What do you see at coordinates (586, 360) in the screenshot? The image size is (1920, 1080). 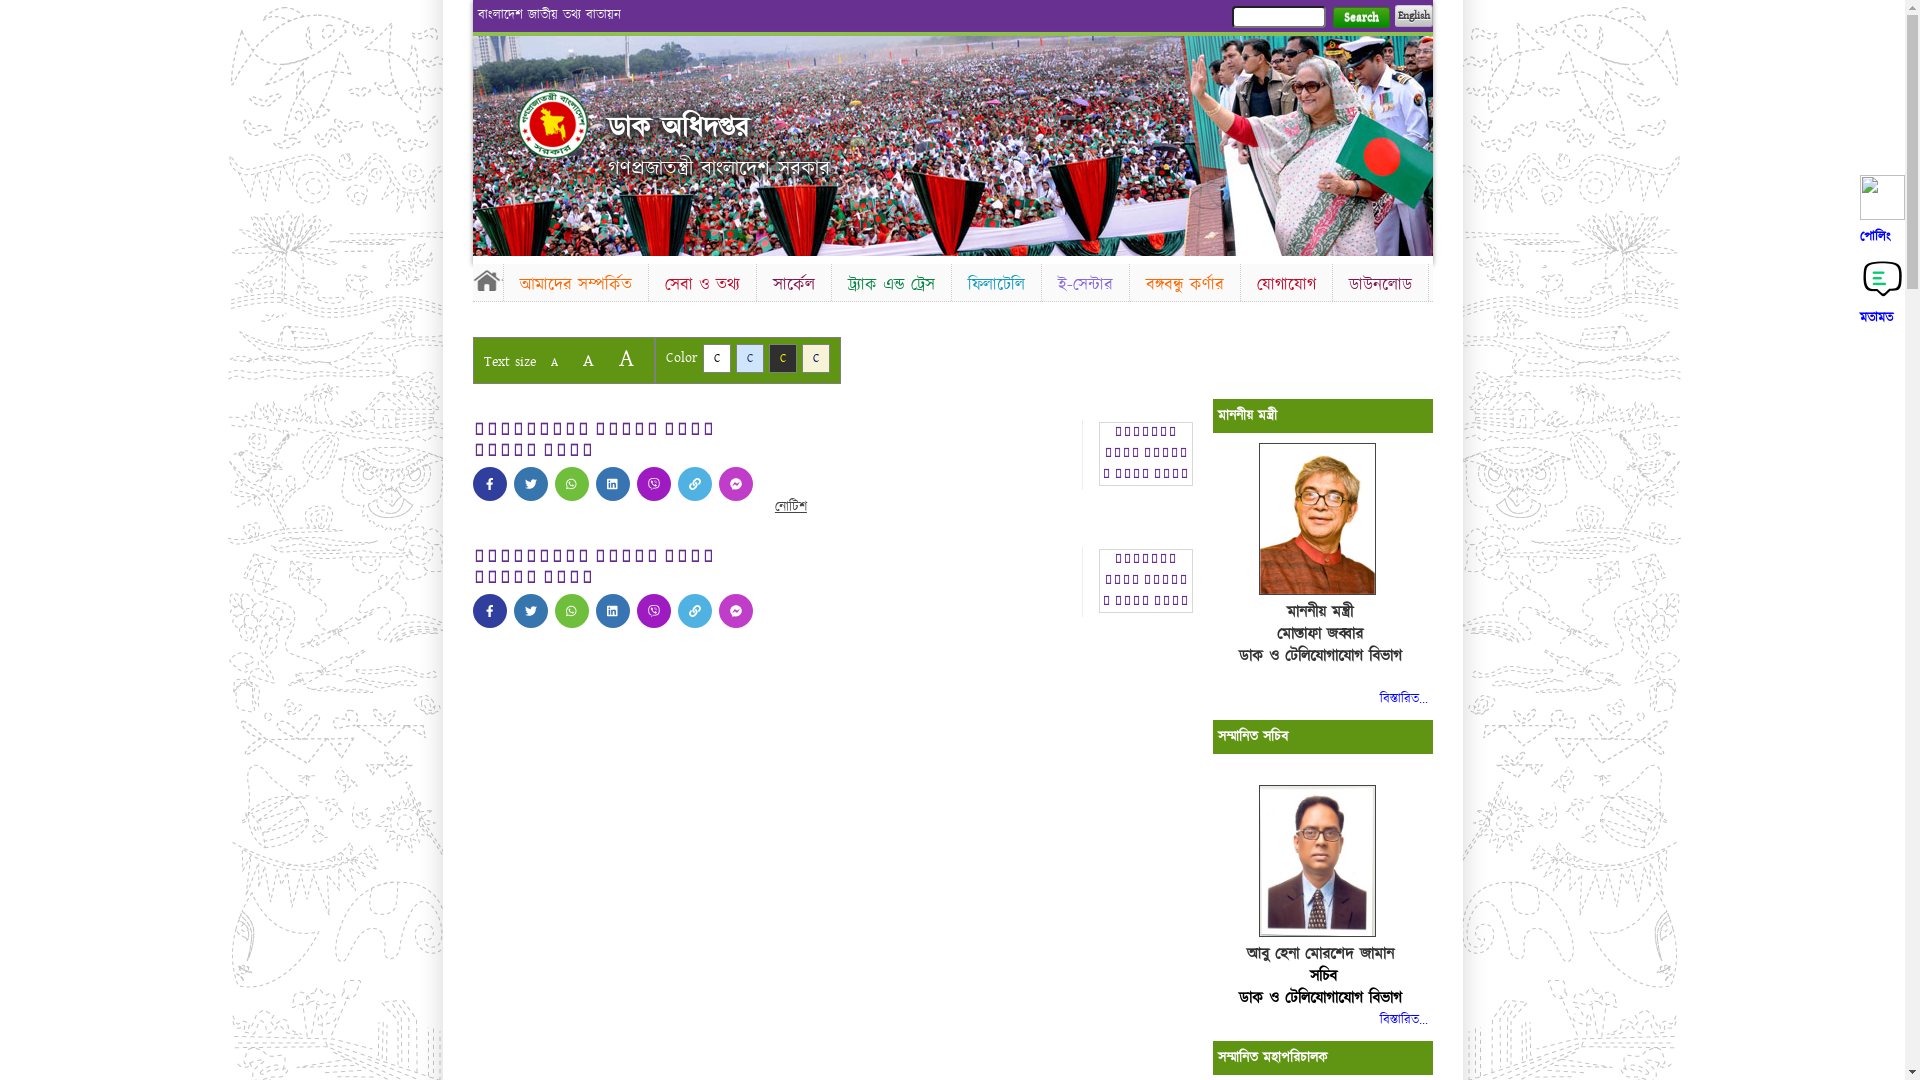 I see `'A'` at bounding box center [586, 360].